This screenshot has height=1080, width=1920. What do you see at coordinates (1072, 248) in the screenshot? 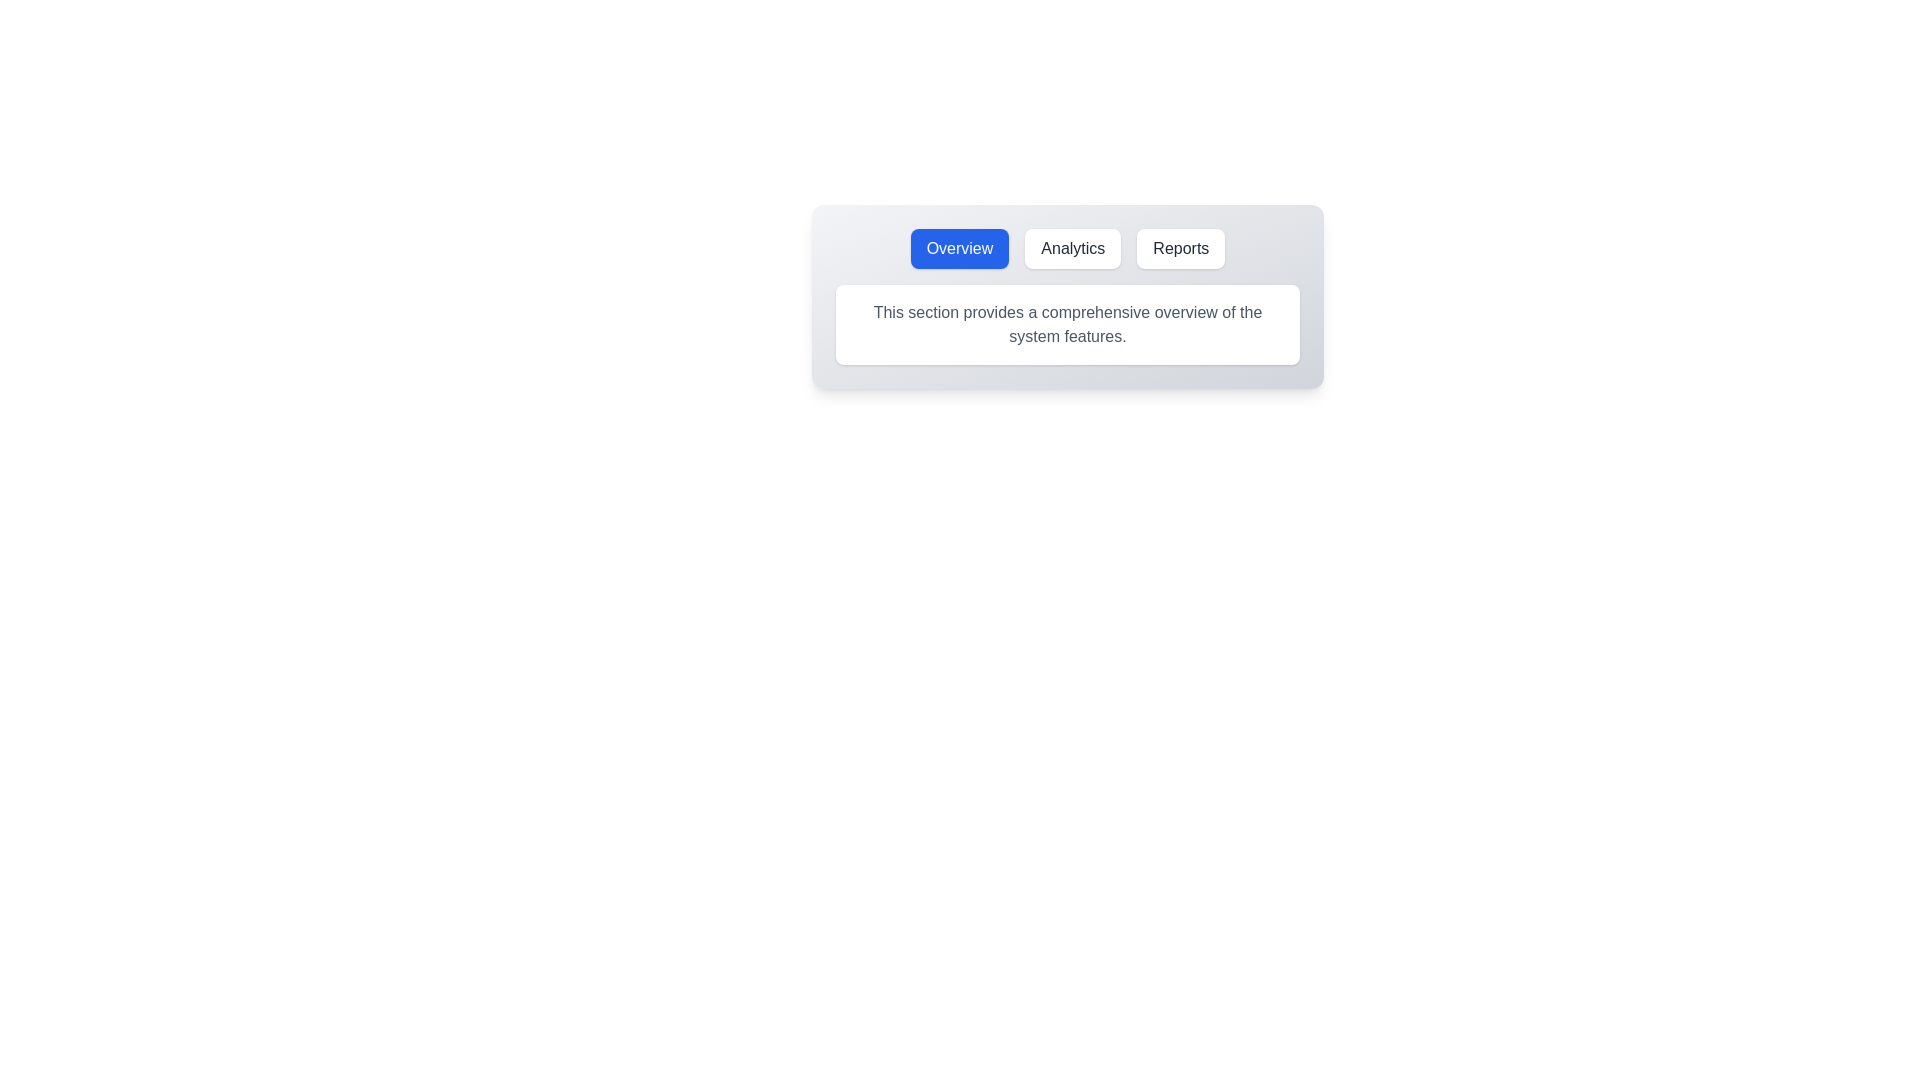
I see `the Analytics tab by clicking its button` at bounding box center [1072, 248].